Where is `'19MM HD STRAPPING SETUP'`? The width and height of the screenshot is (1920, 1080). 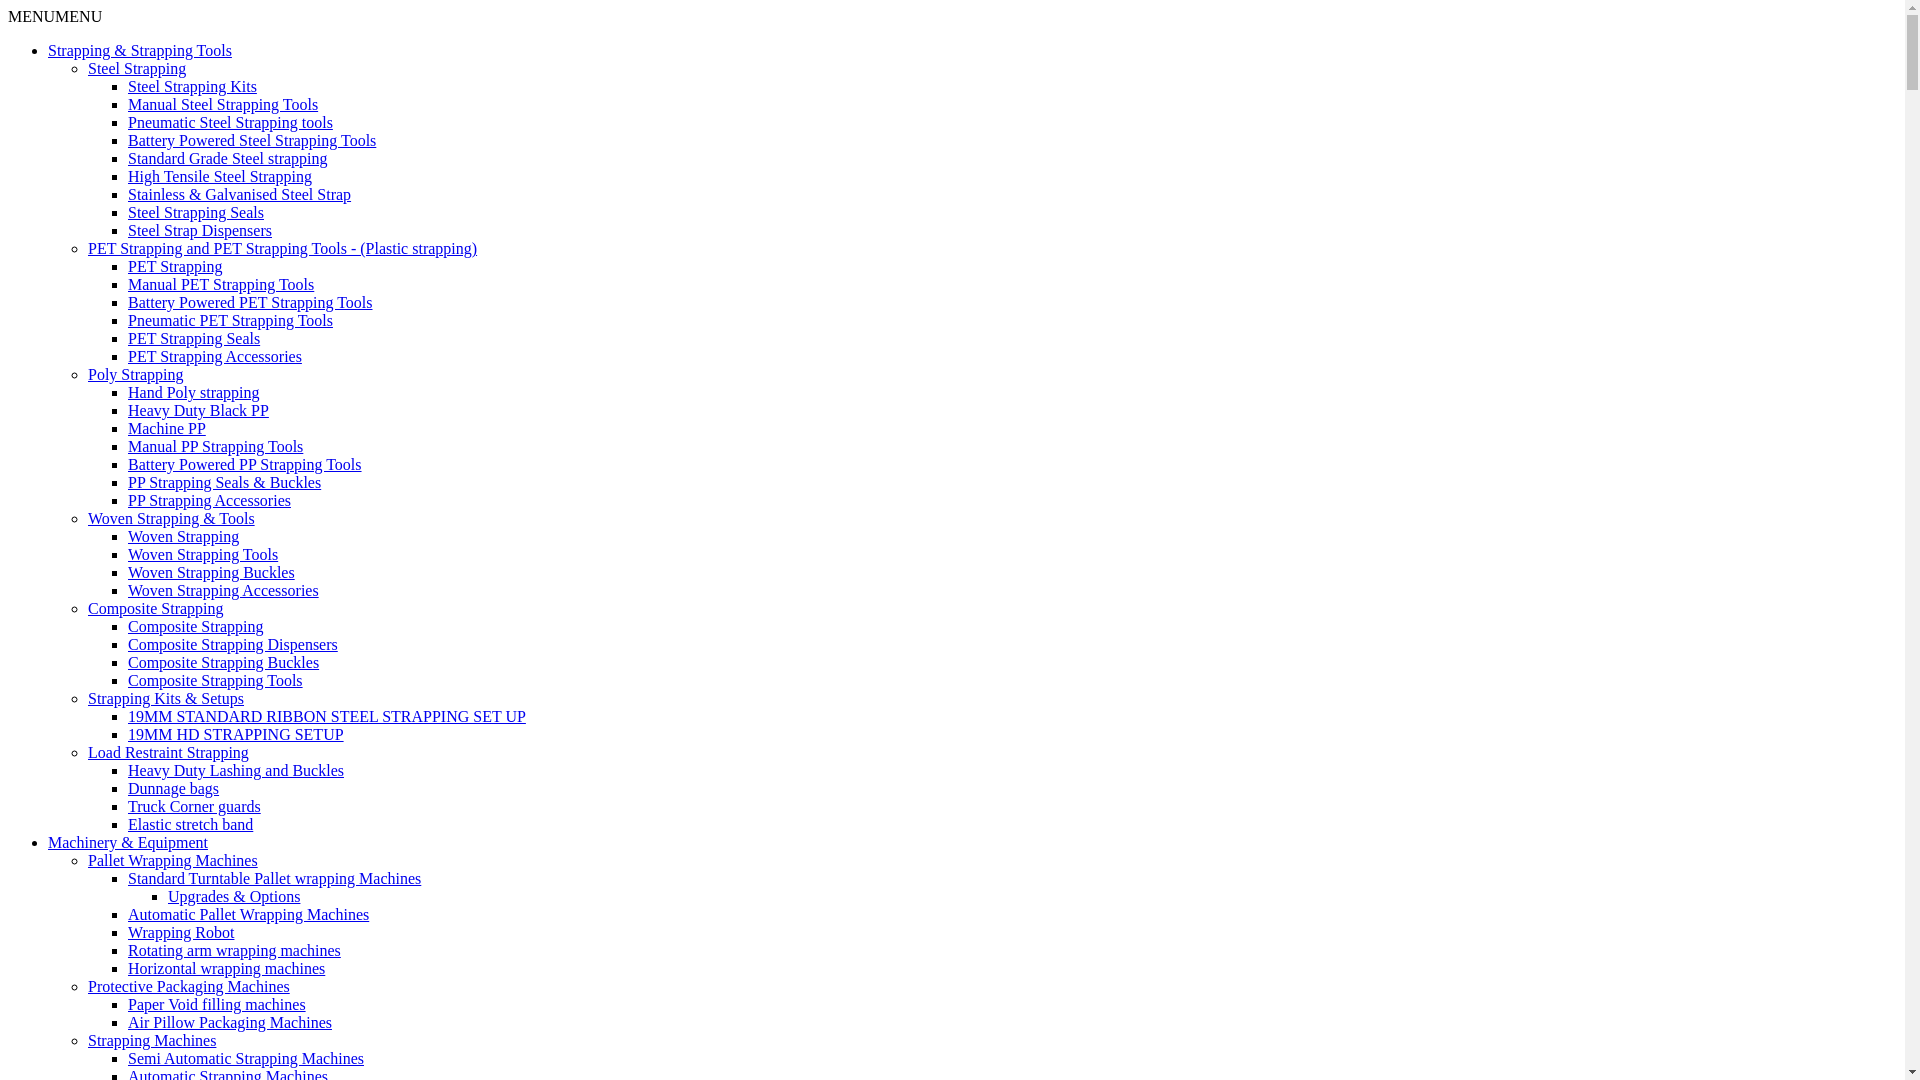
'19MM HD STRAPPING SETUP' is located at coordinates (235, 734).